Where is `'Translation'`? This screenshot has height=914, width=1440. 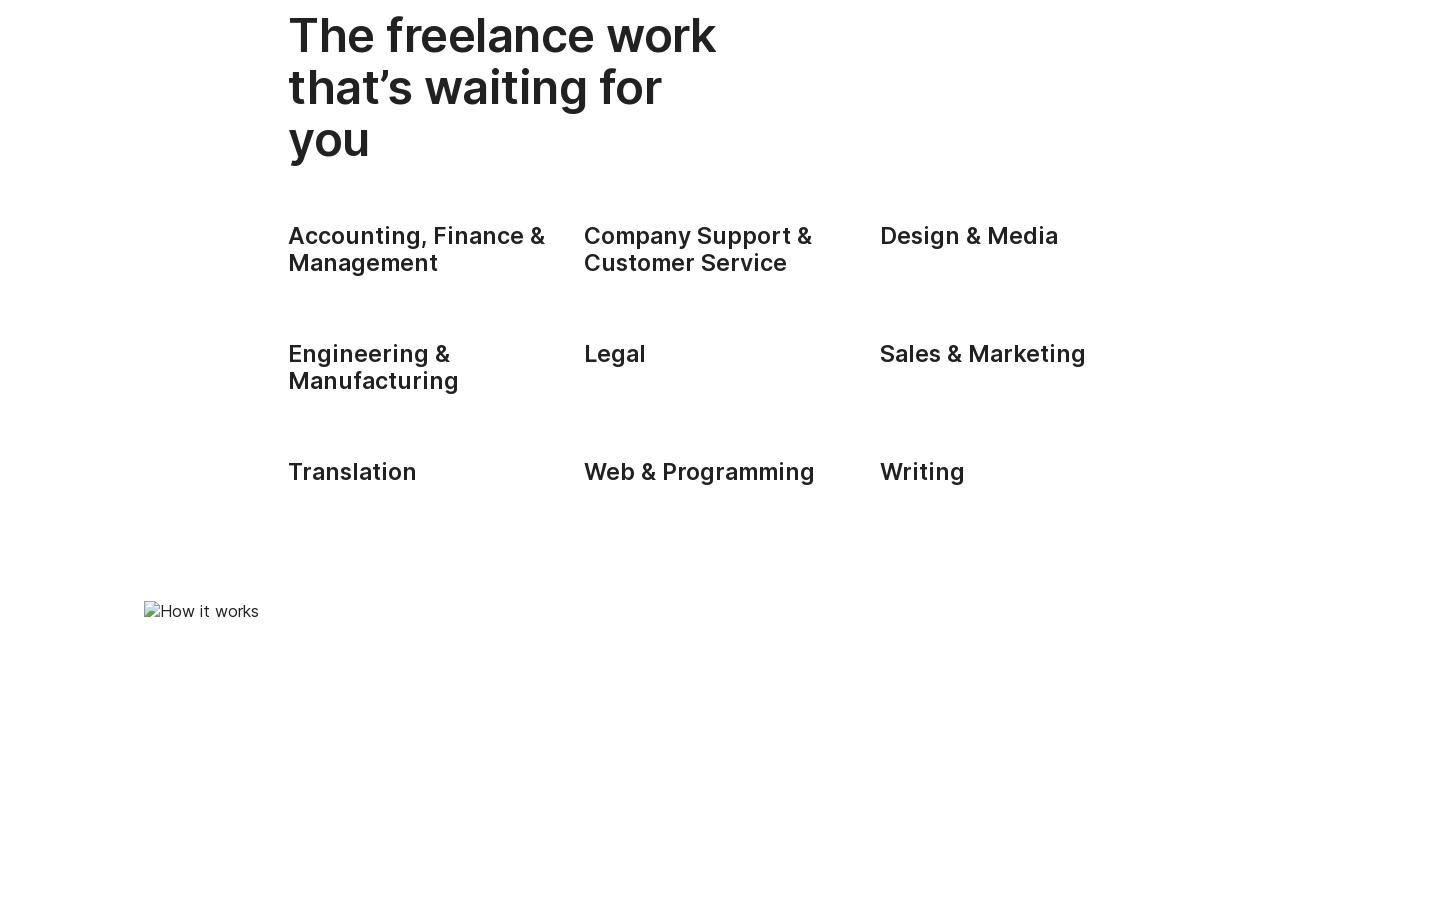 'Translation' is located at coordinates (352, 470).